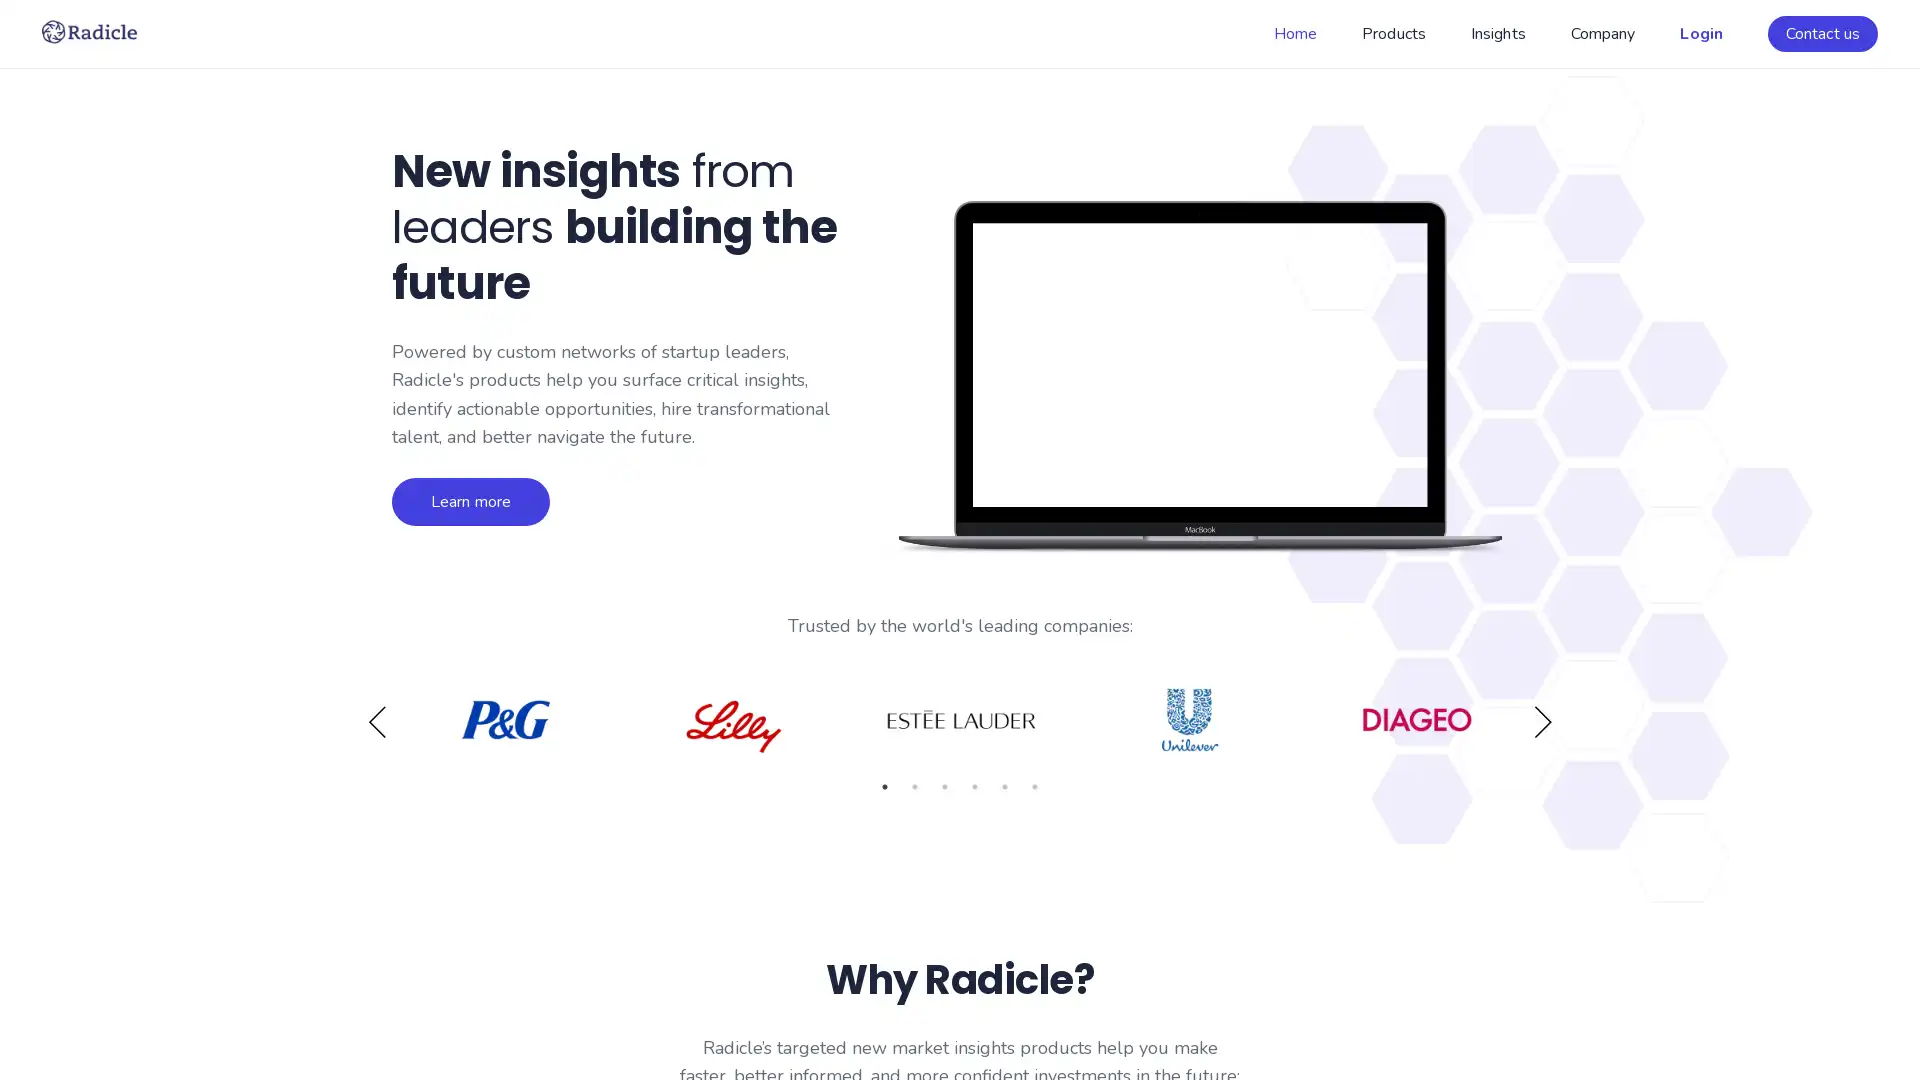 This screenshot has width=1920, height=1080. What do you see at coordinates (1541, 721) in the screenshot?
I see `next` at bounding box center [1541, 721].